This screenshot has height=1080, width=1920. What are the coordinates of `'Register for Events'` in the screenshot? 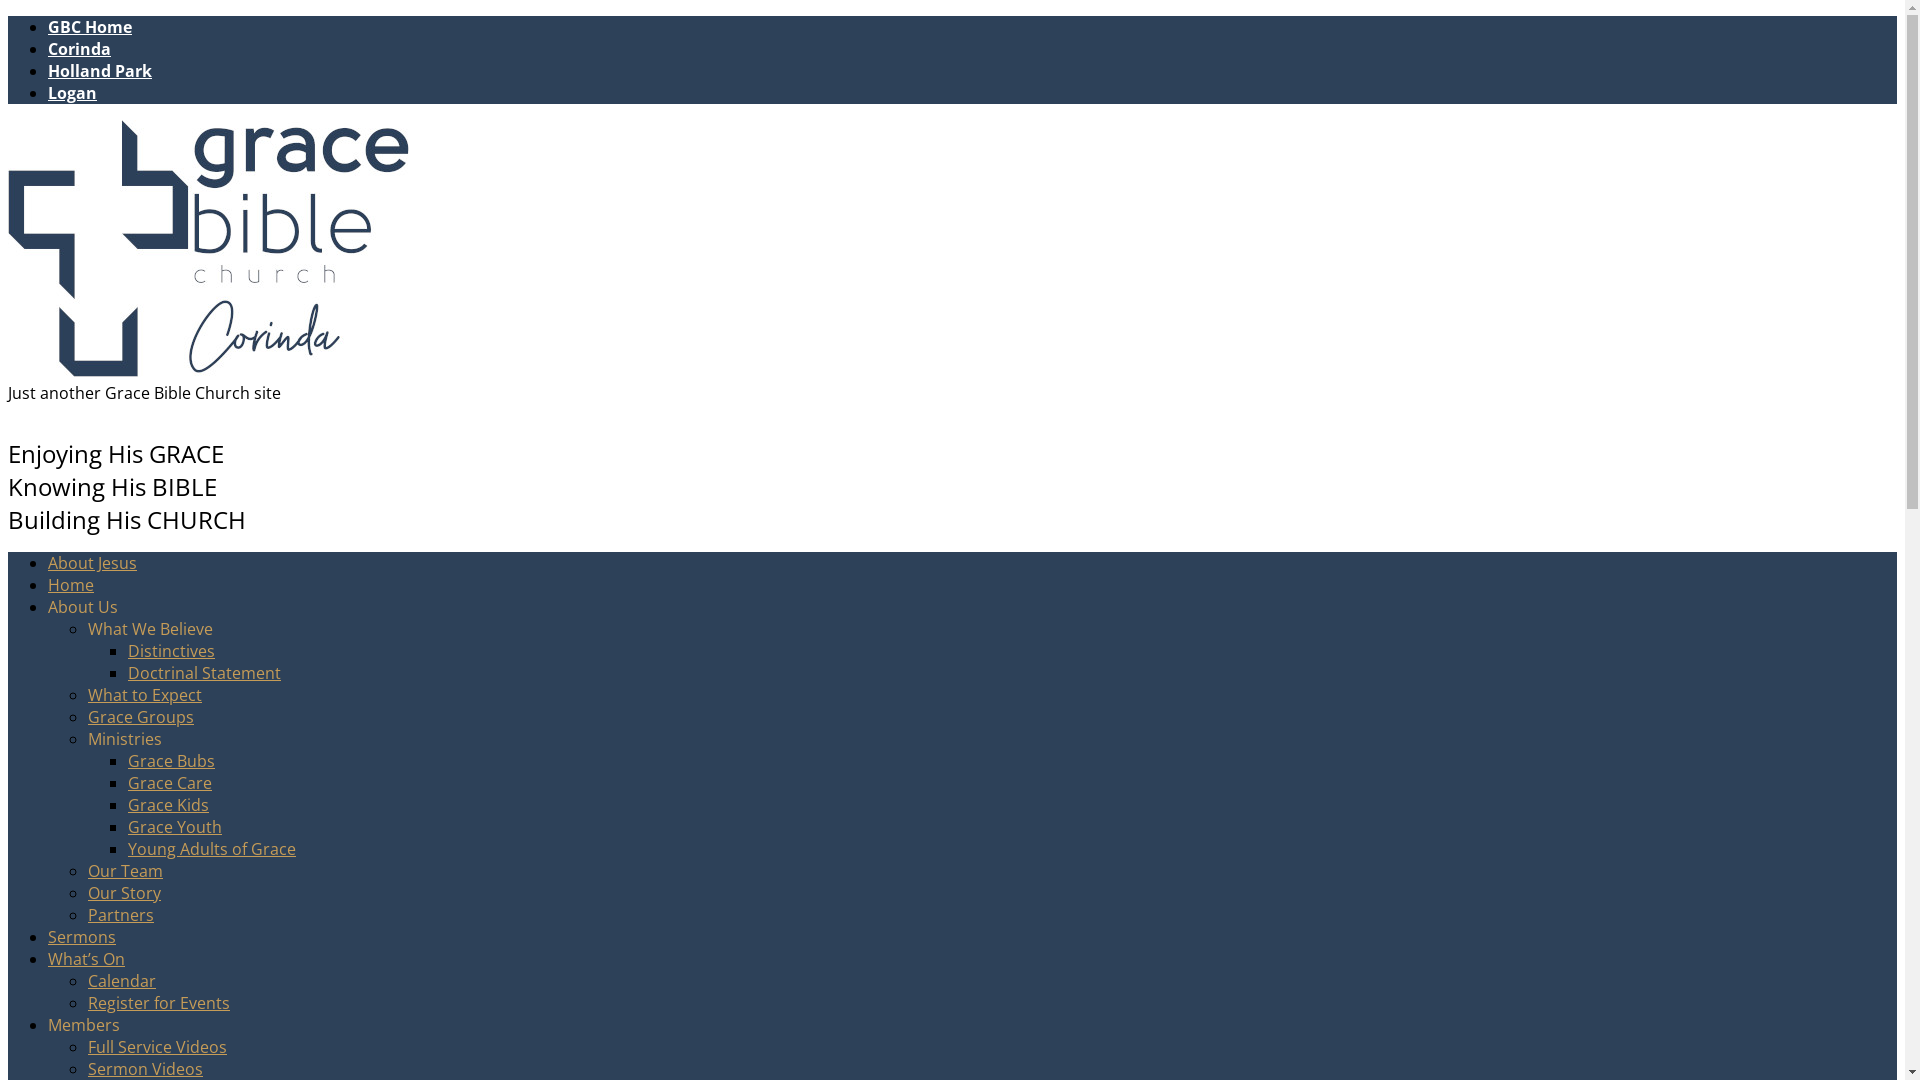 It's located at (157, 1002).